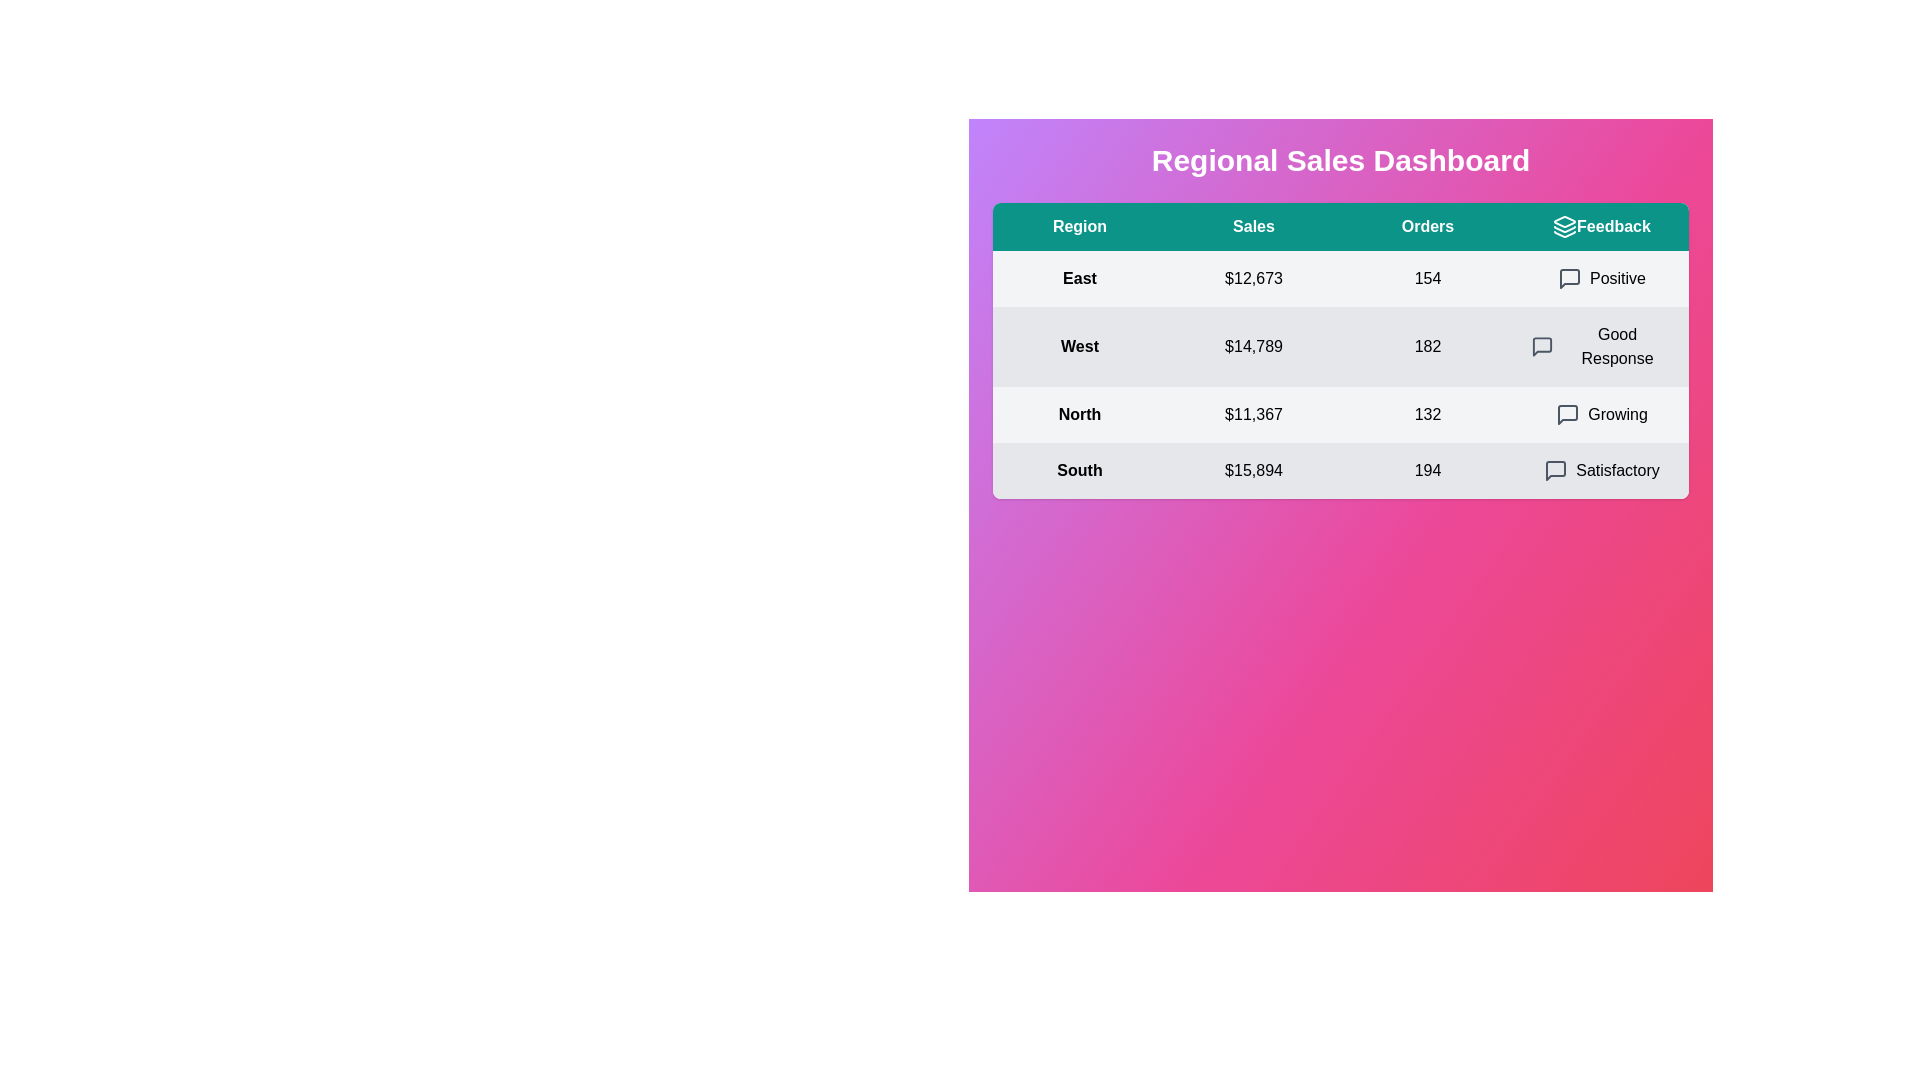  Describe the element at coordinates (1541, 346) in the screenshot. I see `the feedback icon for the West region` at that location.